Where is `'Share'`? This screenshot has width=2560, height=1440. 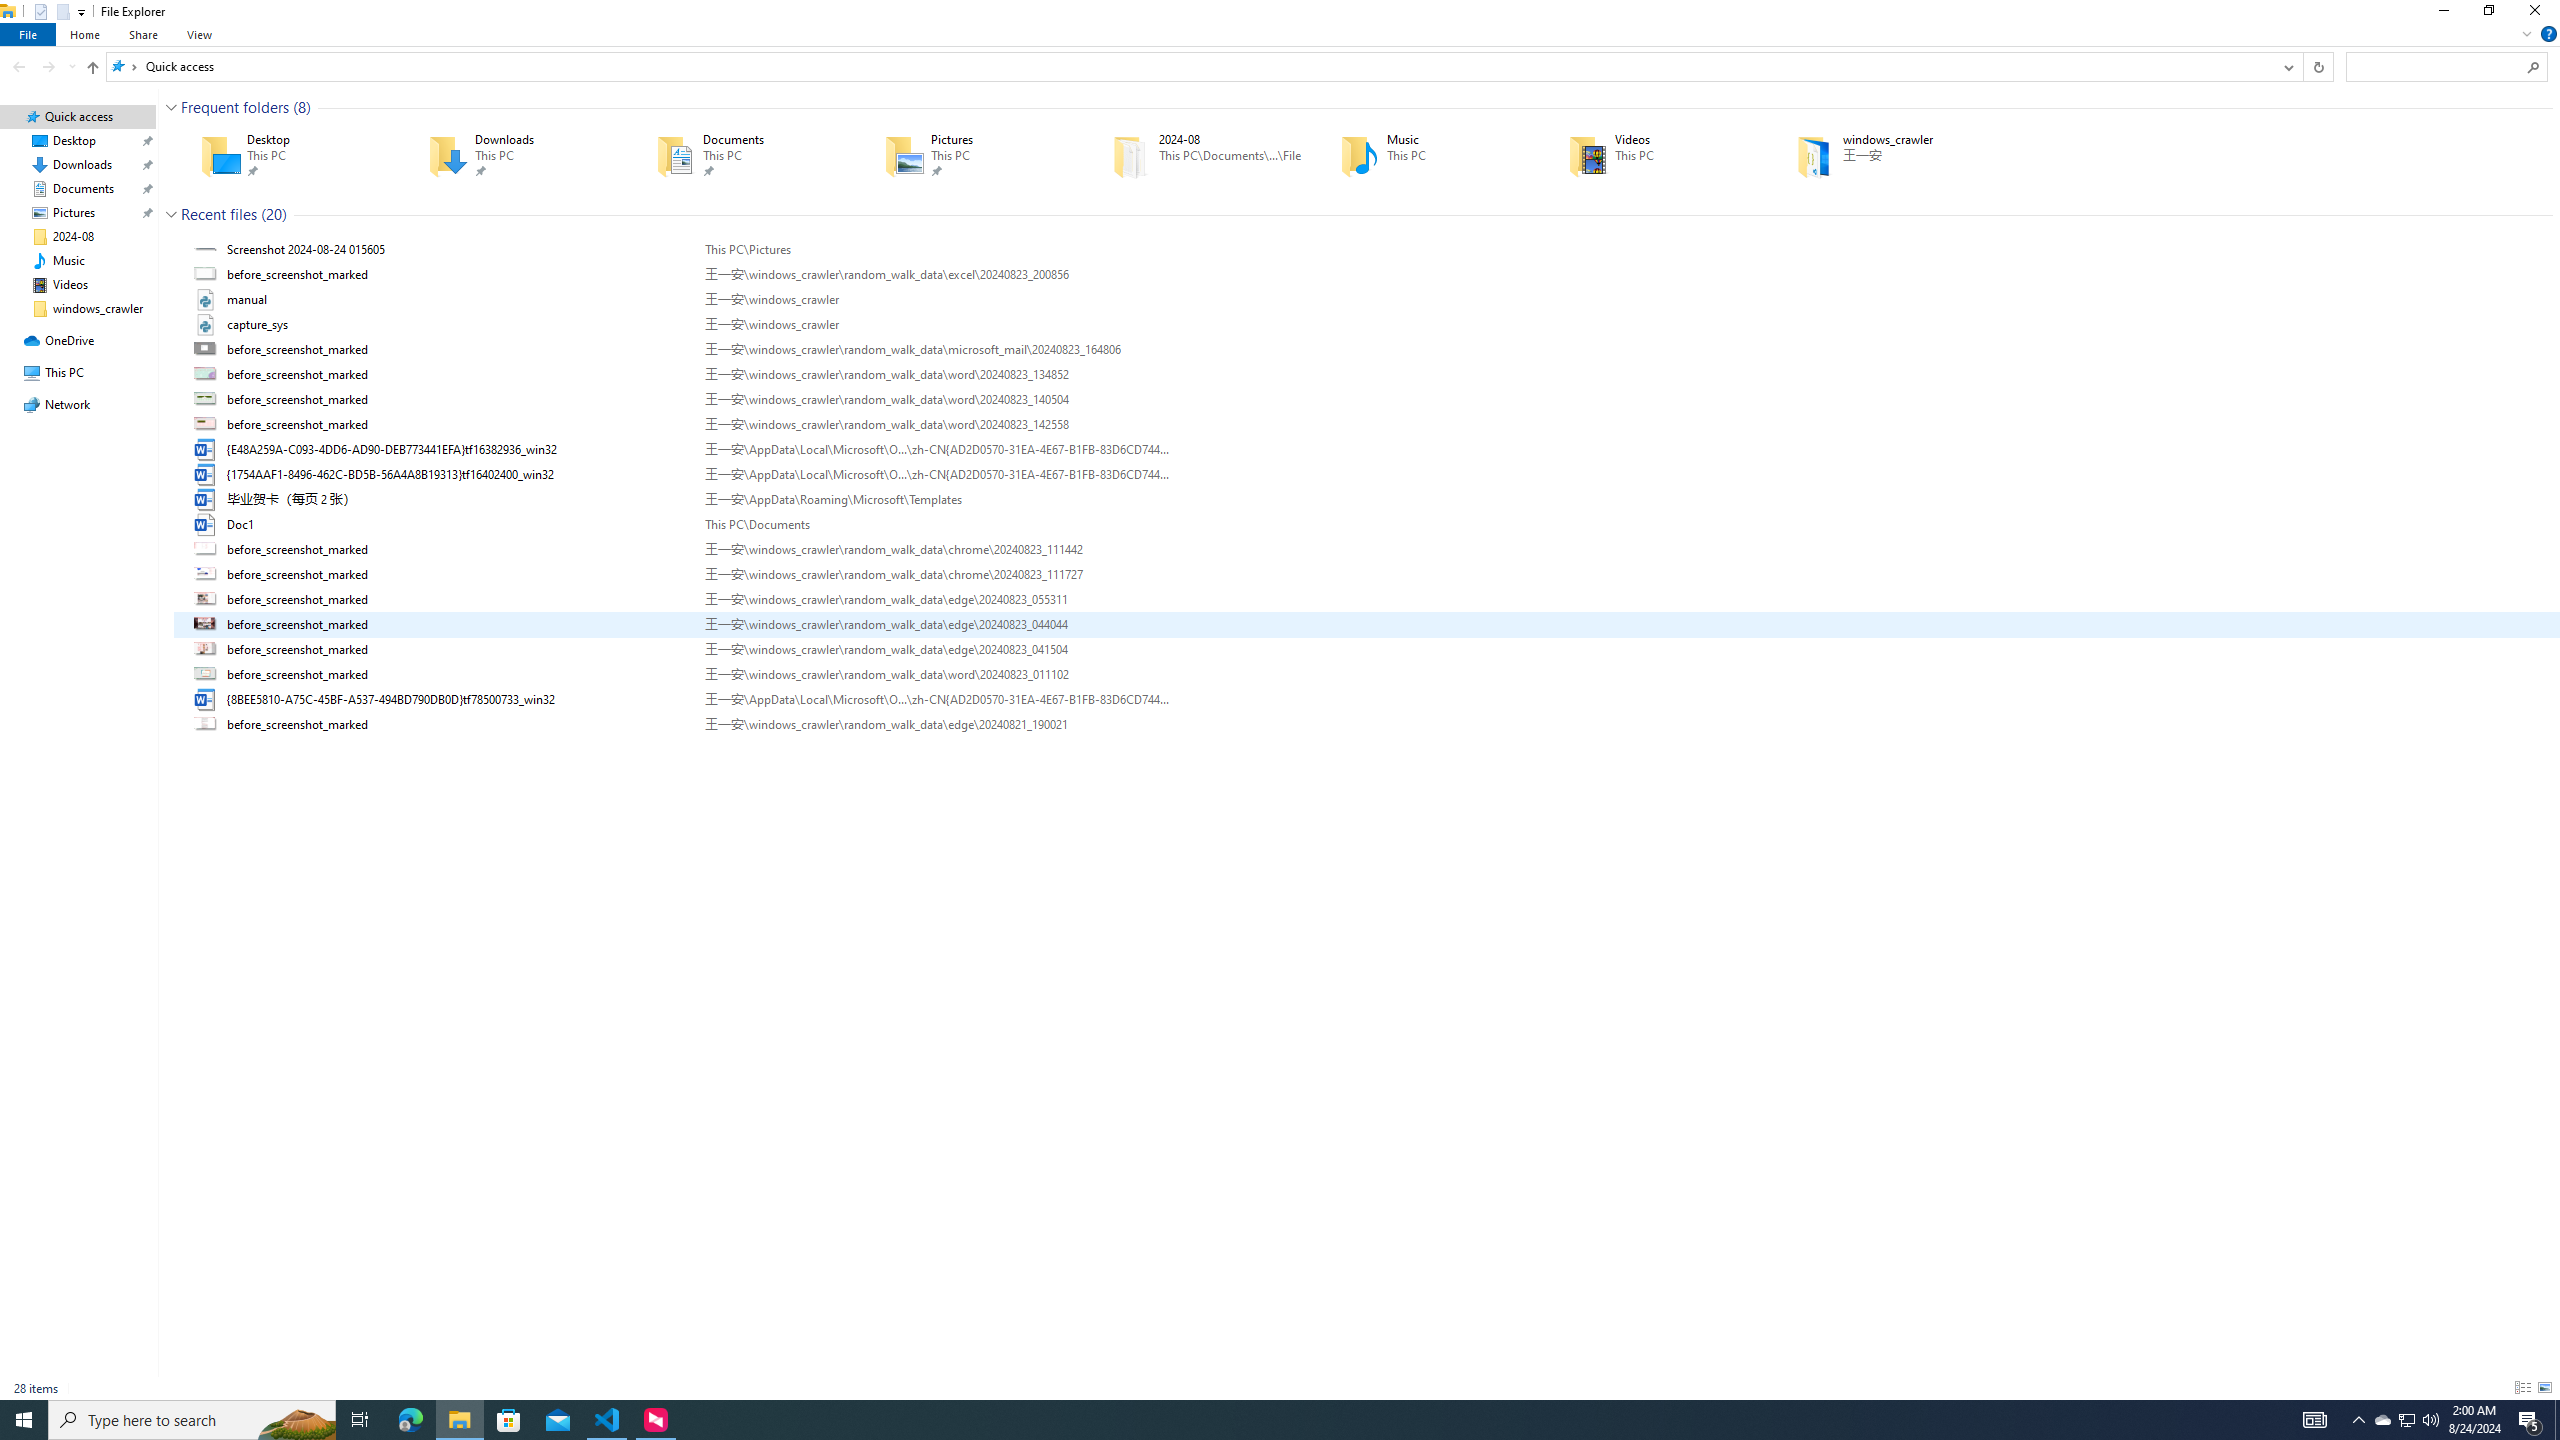 'Share' is located at coordinates (142, 34).